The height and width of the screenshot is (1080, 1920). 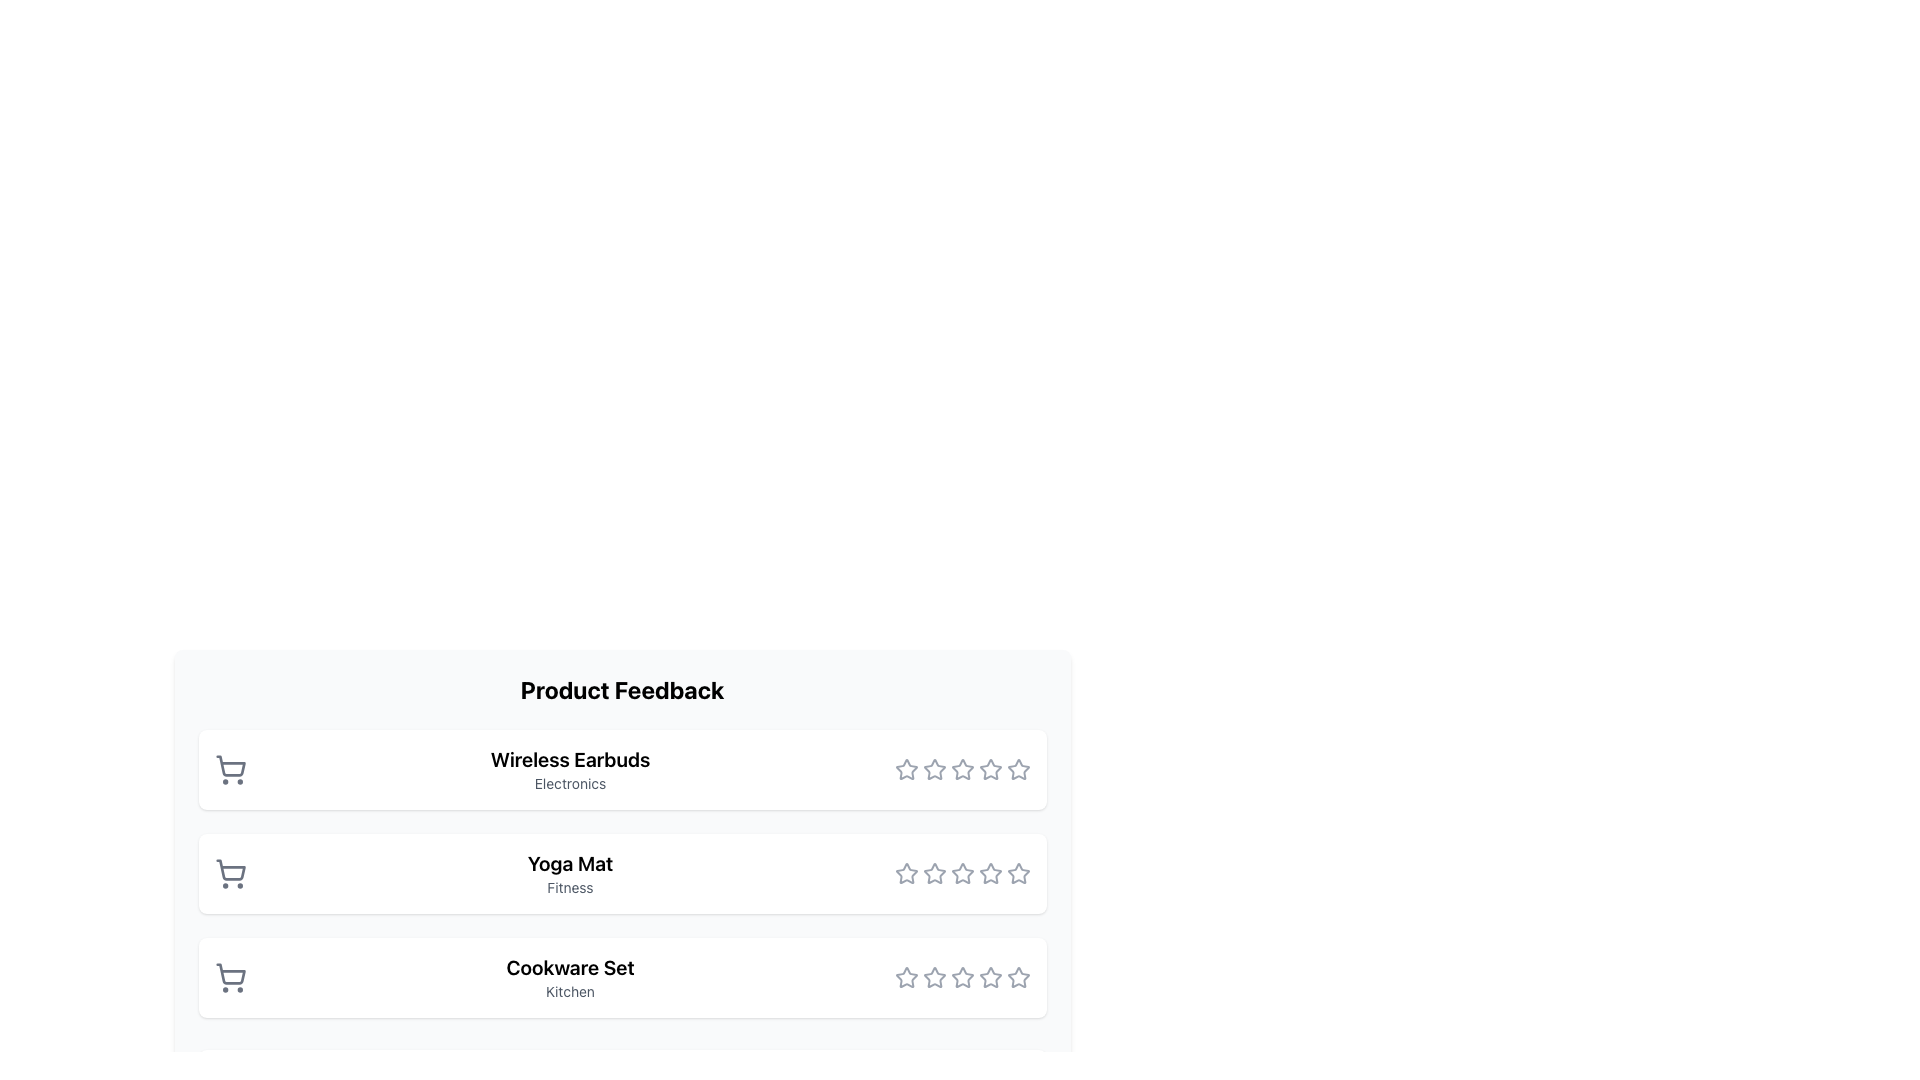 I want to click on the fourth star-shaped icon in the feedback section labeled 'Yoga Mat', so click(x=962, y=873).